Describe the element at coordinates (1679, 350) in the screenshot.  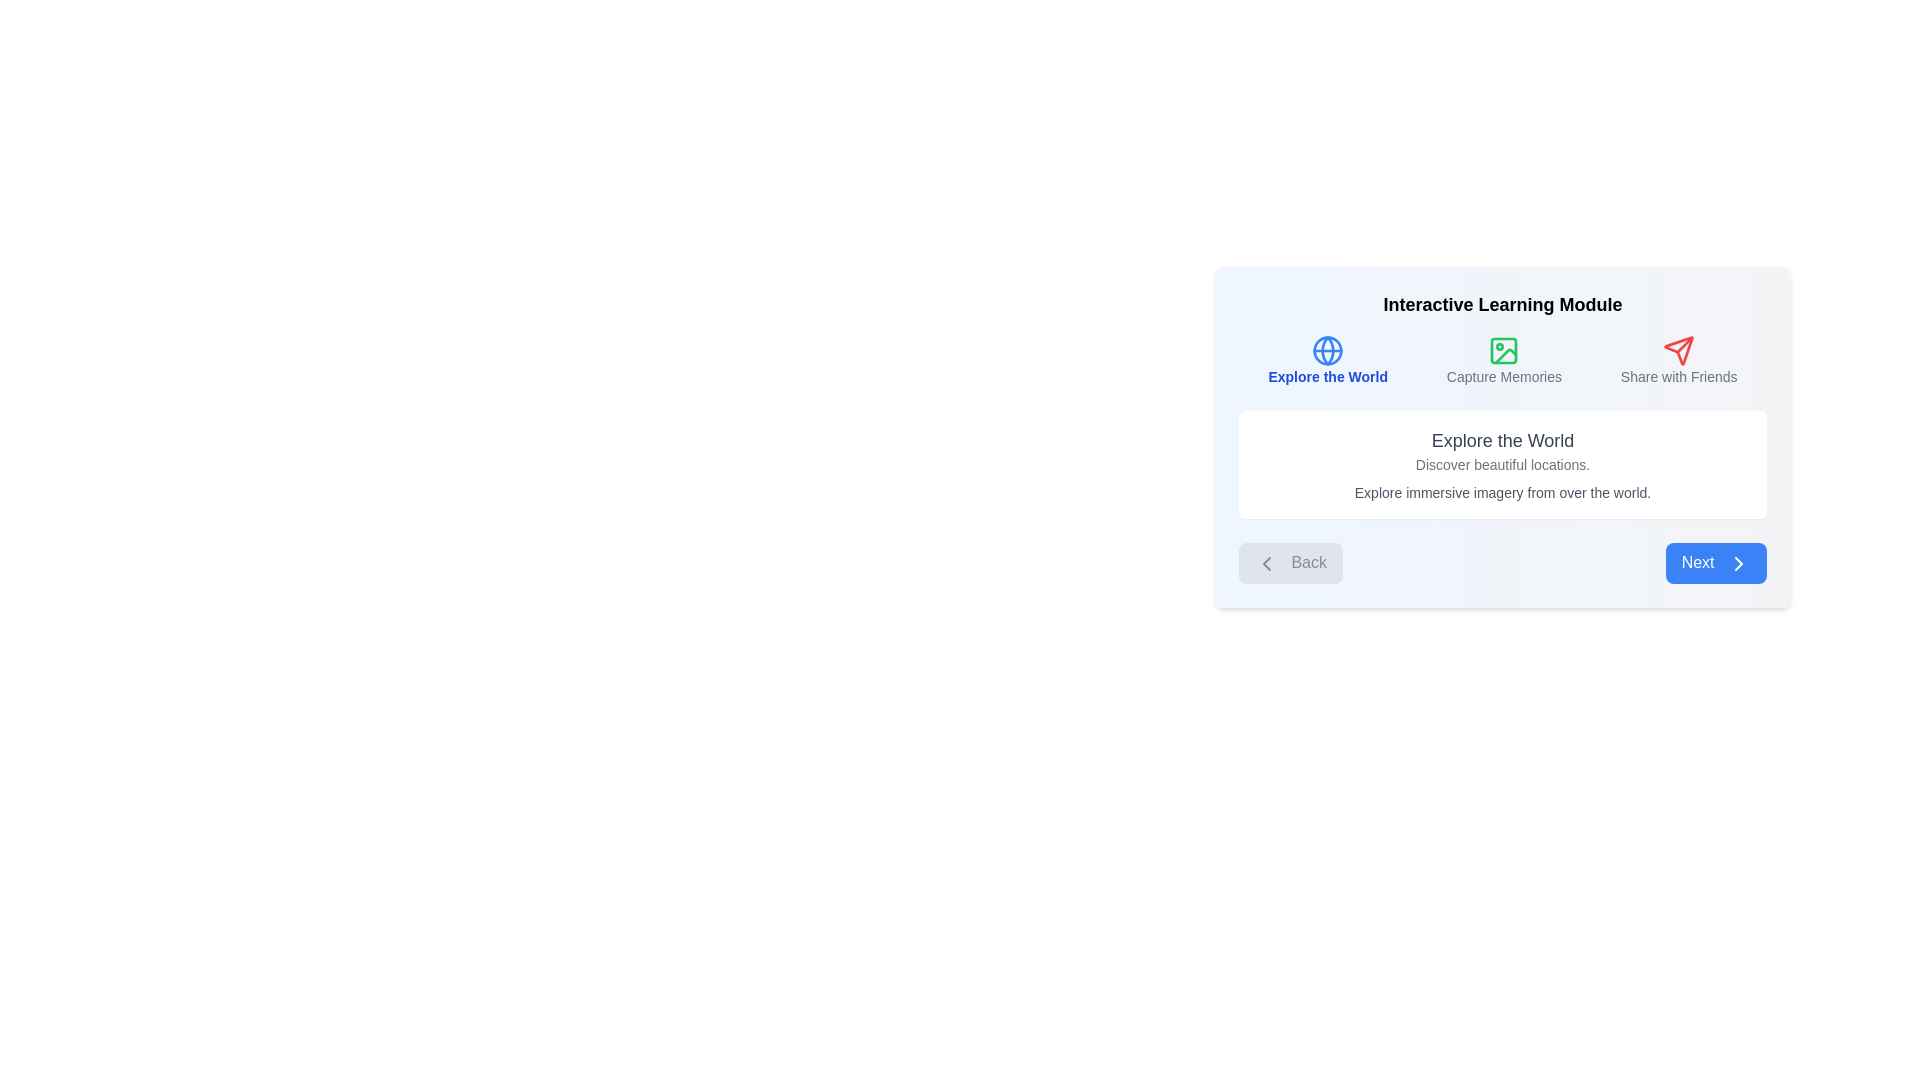
I see `the 'Share with Friends' icon located at the top of the 'Interactive Learning Module'` at that location.